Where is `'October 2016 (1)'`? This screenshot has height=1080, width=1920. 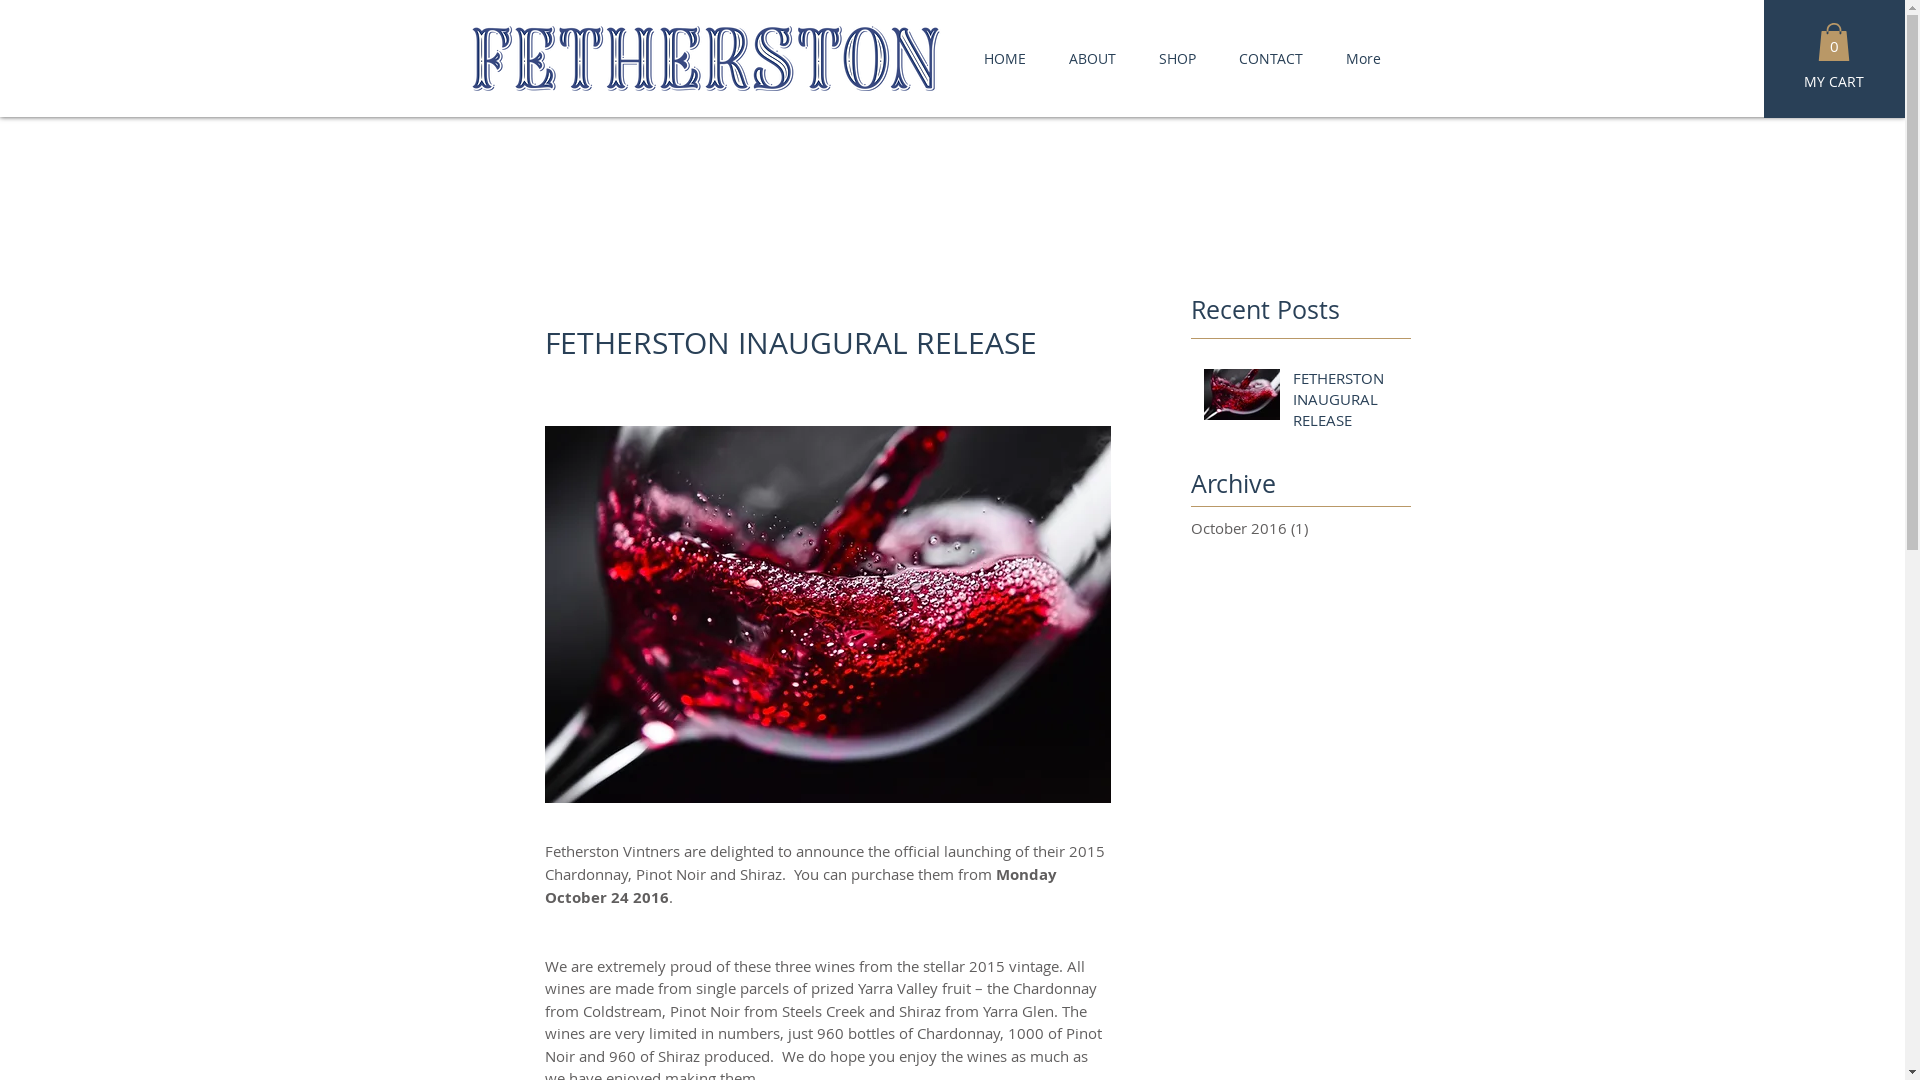 'October 2016 (1)' is located at coordinates (1295, 527).